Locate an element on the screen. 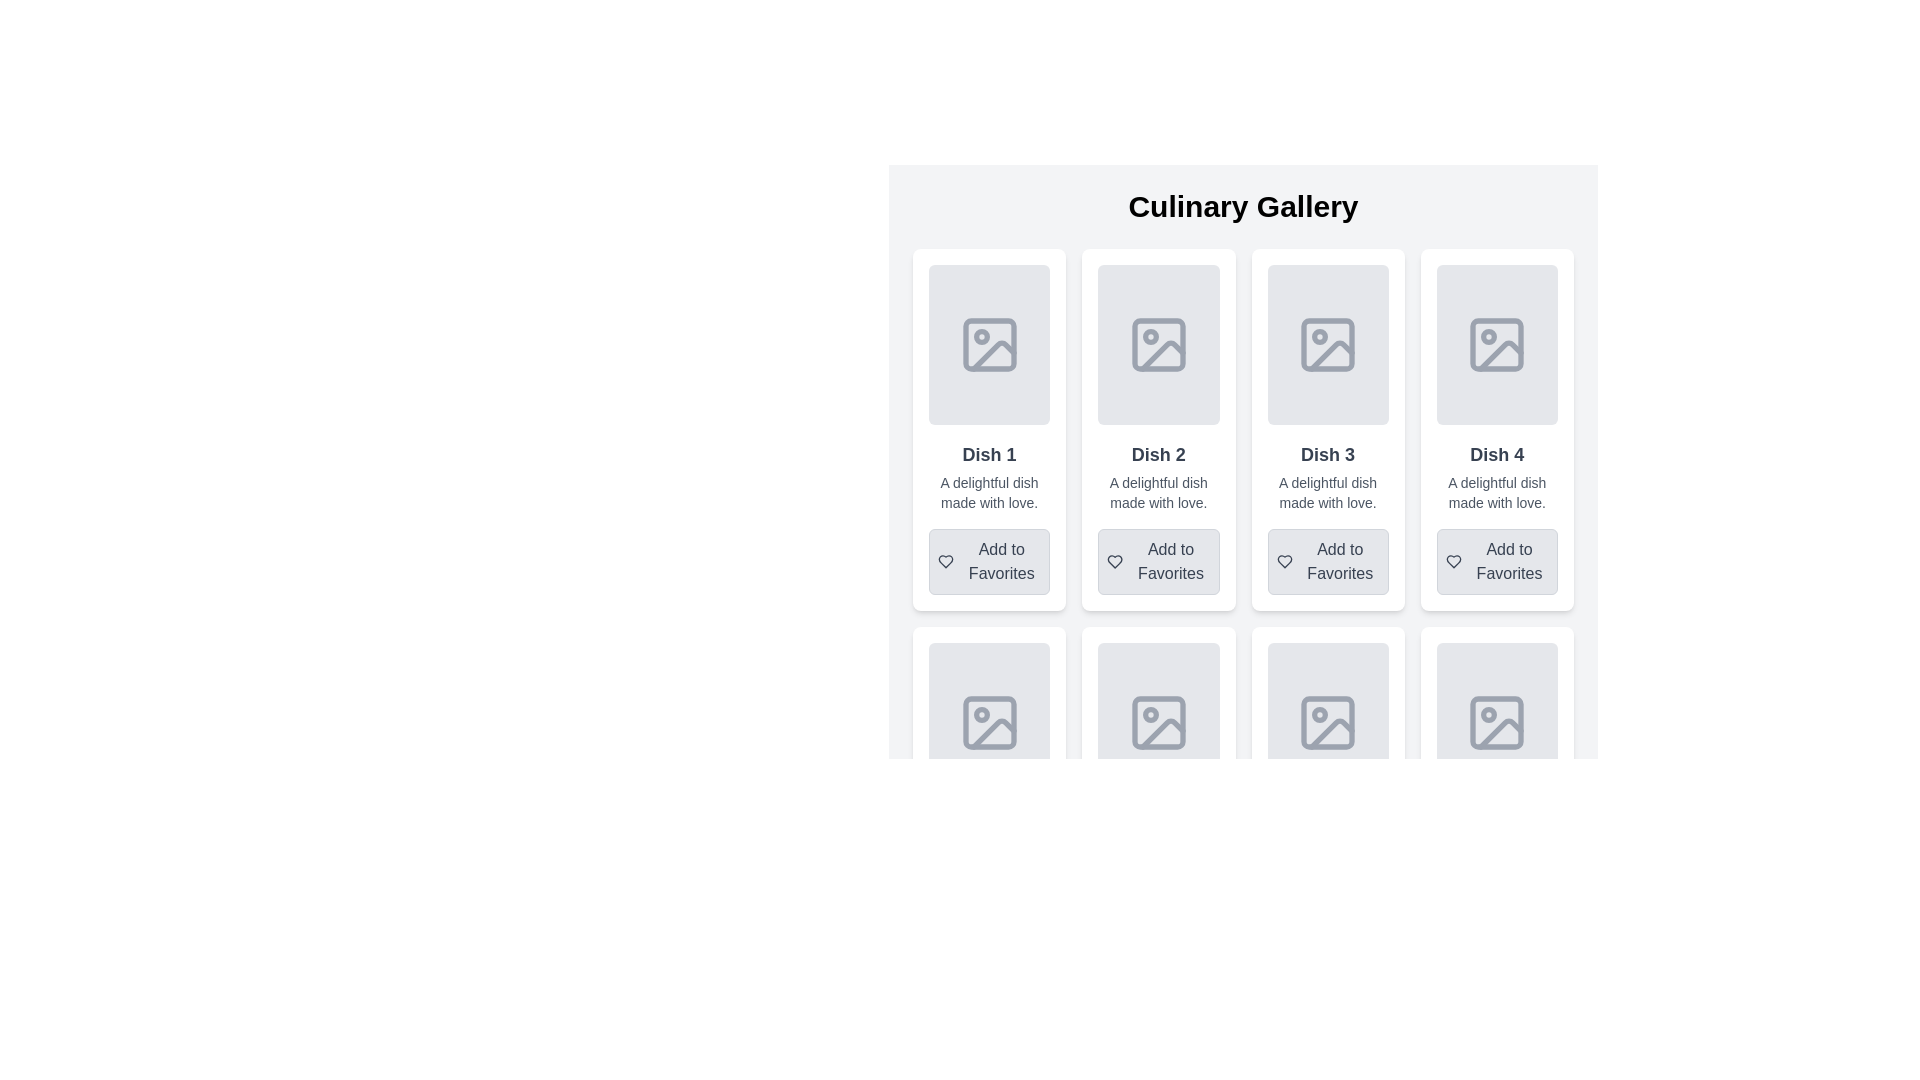 The height and width of the screenshot is (1080, 1920). the graphical marker or icon located in the lower-right corner of the fifth image grid item, which serves as a decorative element or indicator related to the image is located at coordinates (1489, 713).